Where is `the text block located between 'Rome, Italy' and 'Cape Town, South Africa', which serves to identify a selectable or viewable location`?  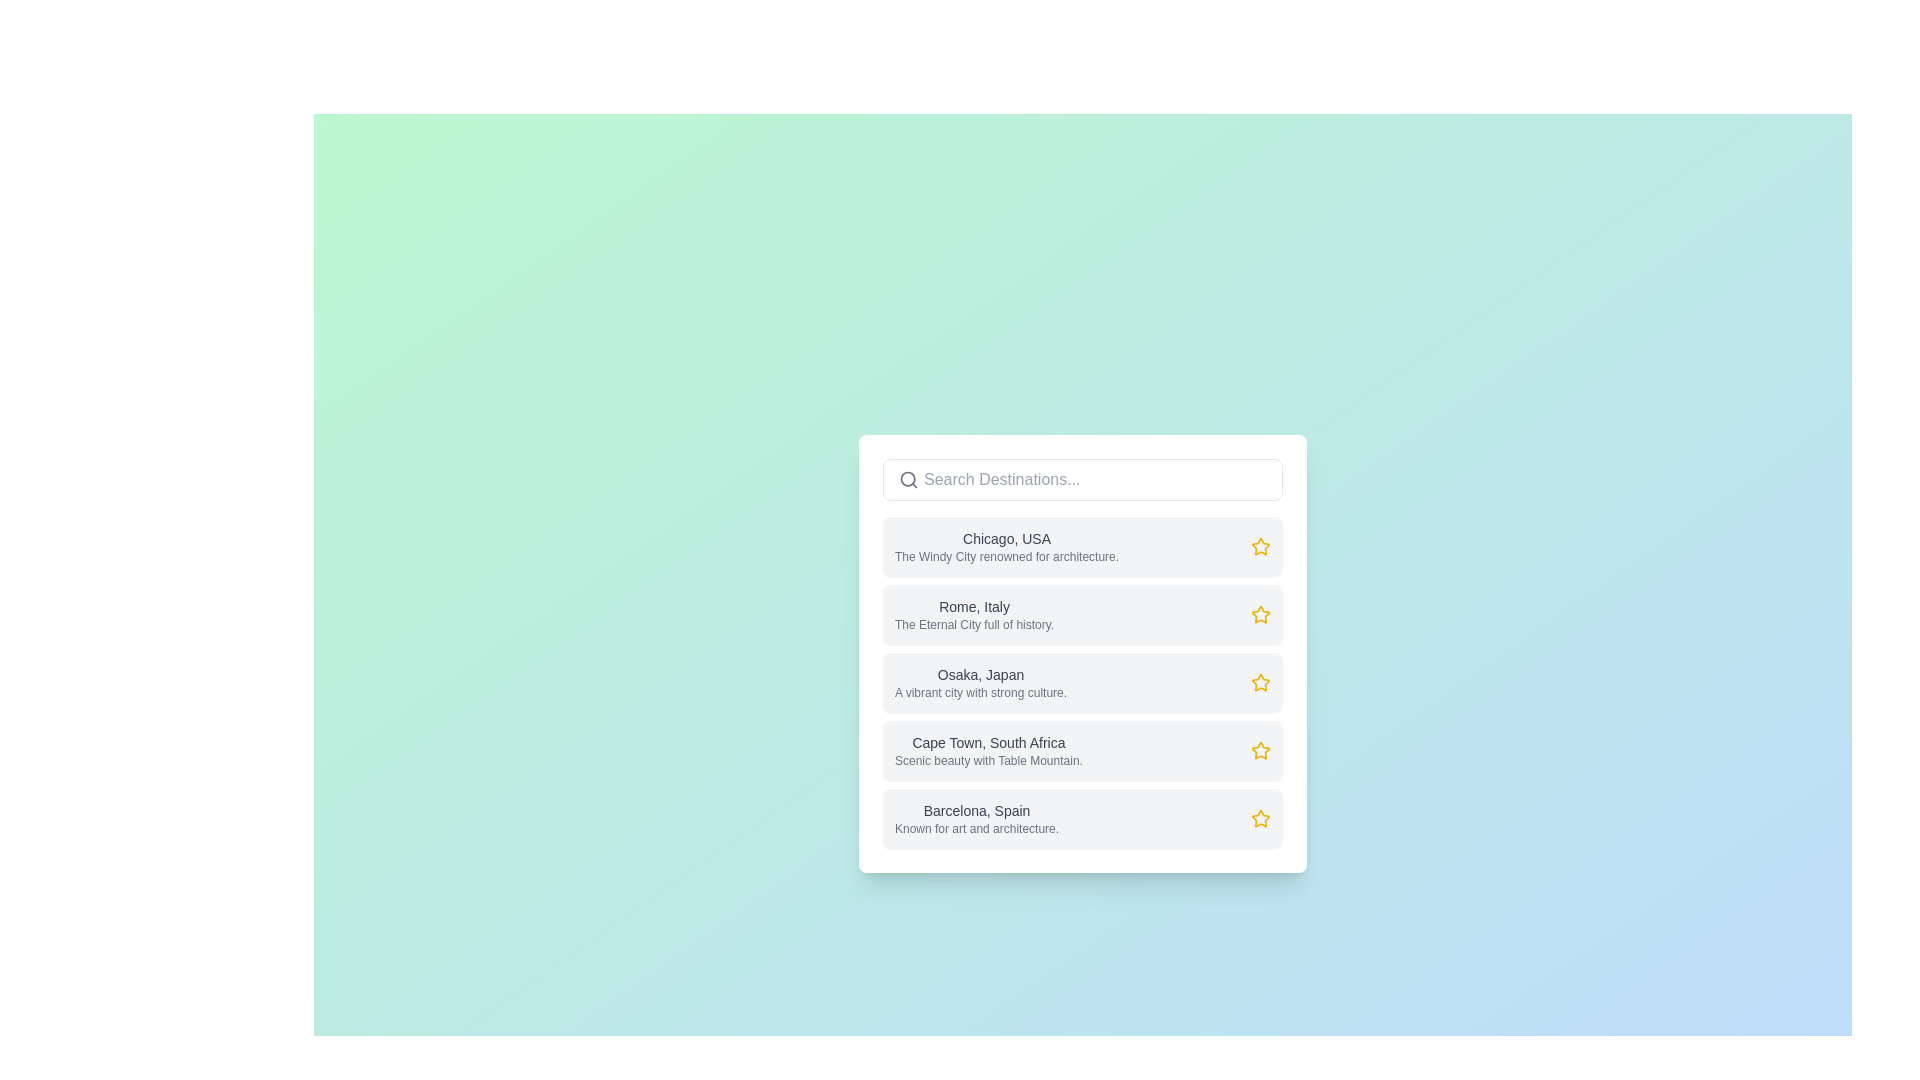 the text block located between 'Rome, Italy' and 'Cape Town, South Africa', which serves to identify a selectable or viewable location is located at coordinates (981, 681).